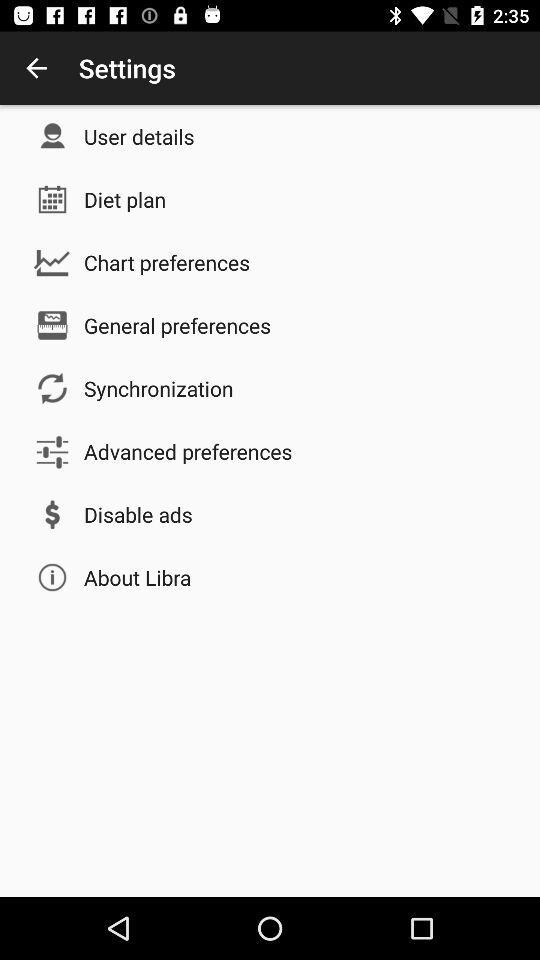  Describe the element at coordinates (36, 68) in the screenshot. I see `app next to the settings icon` at that location.